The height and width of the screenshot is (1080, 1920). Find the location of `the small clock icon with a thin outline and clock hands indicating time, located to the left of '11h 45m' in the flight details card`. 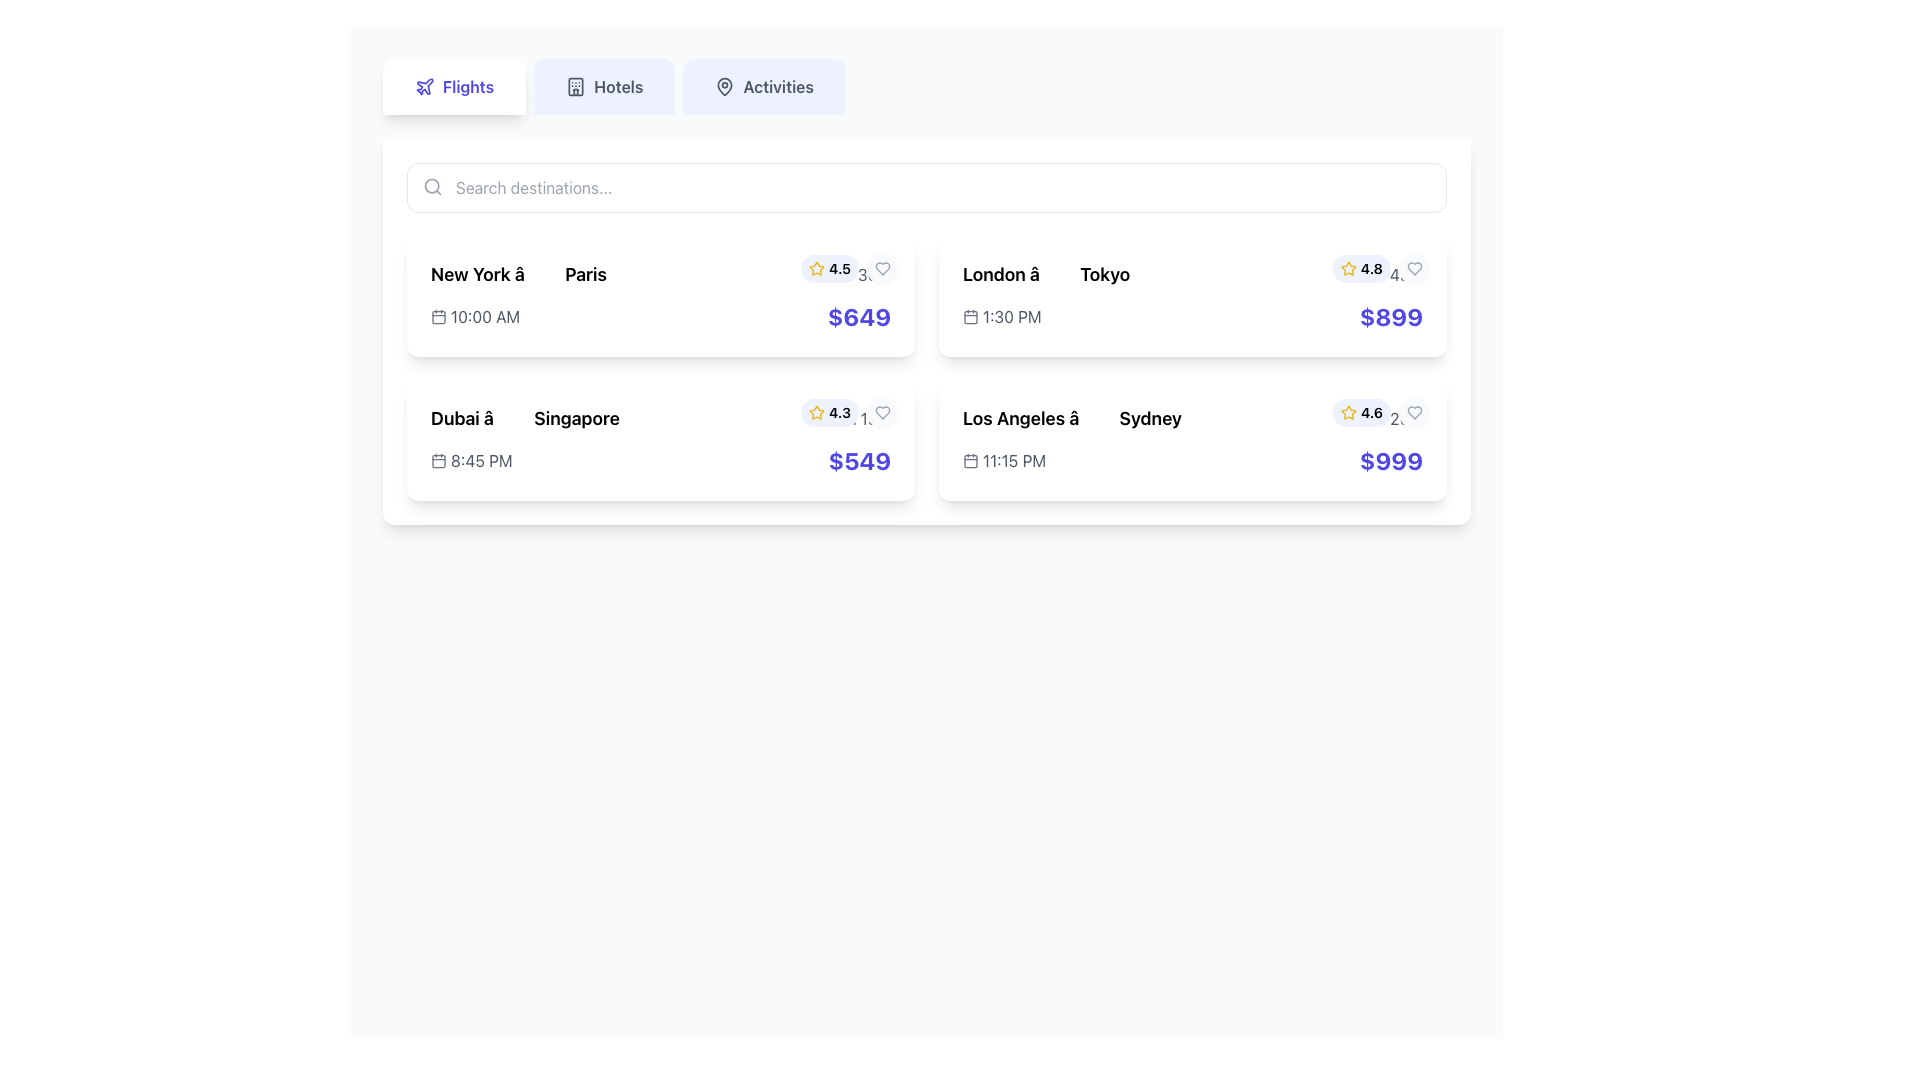

the small clock icon with a thin outline and clock hands indicating time, located to the left of '11h 45m' in the flight details card is located at coordinates (1350, 274).